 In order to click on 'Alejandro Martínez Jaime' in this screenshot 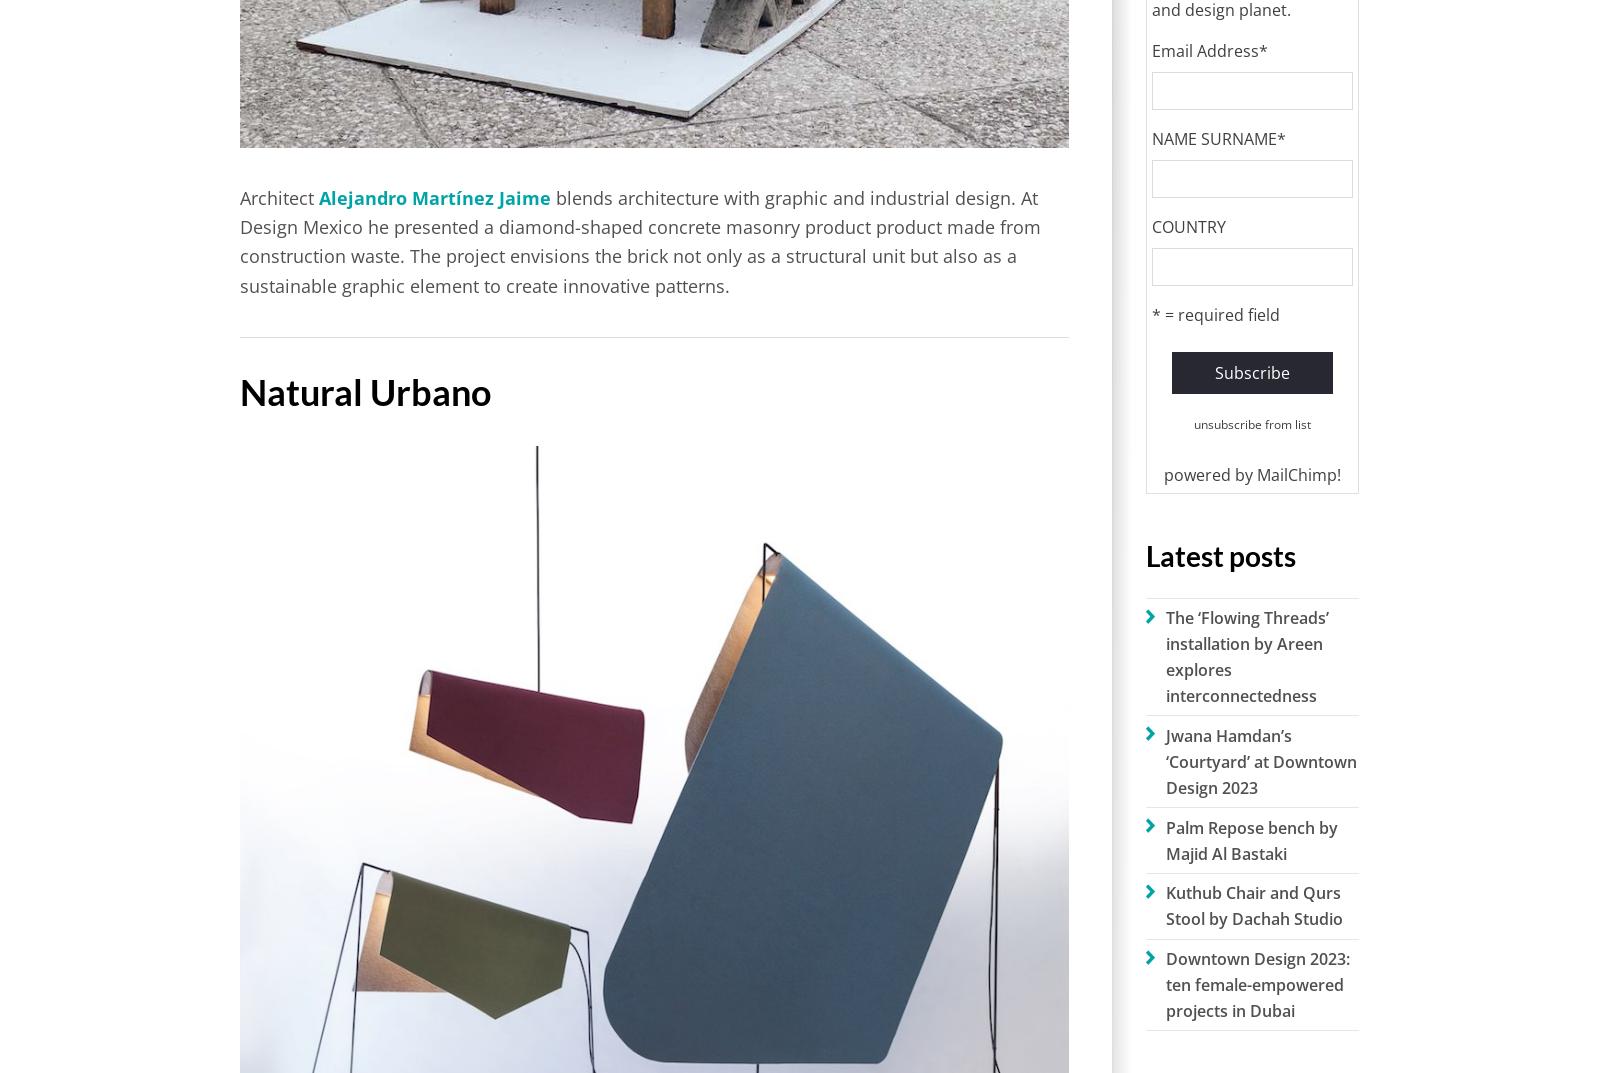, I will do `click(319, 197)`.